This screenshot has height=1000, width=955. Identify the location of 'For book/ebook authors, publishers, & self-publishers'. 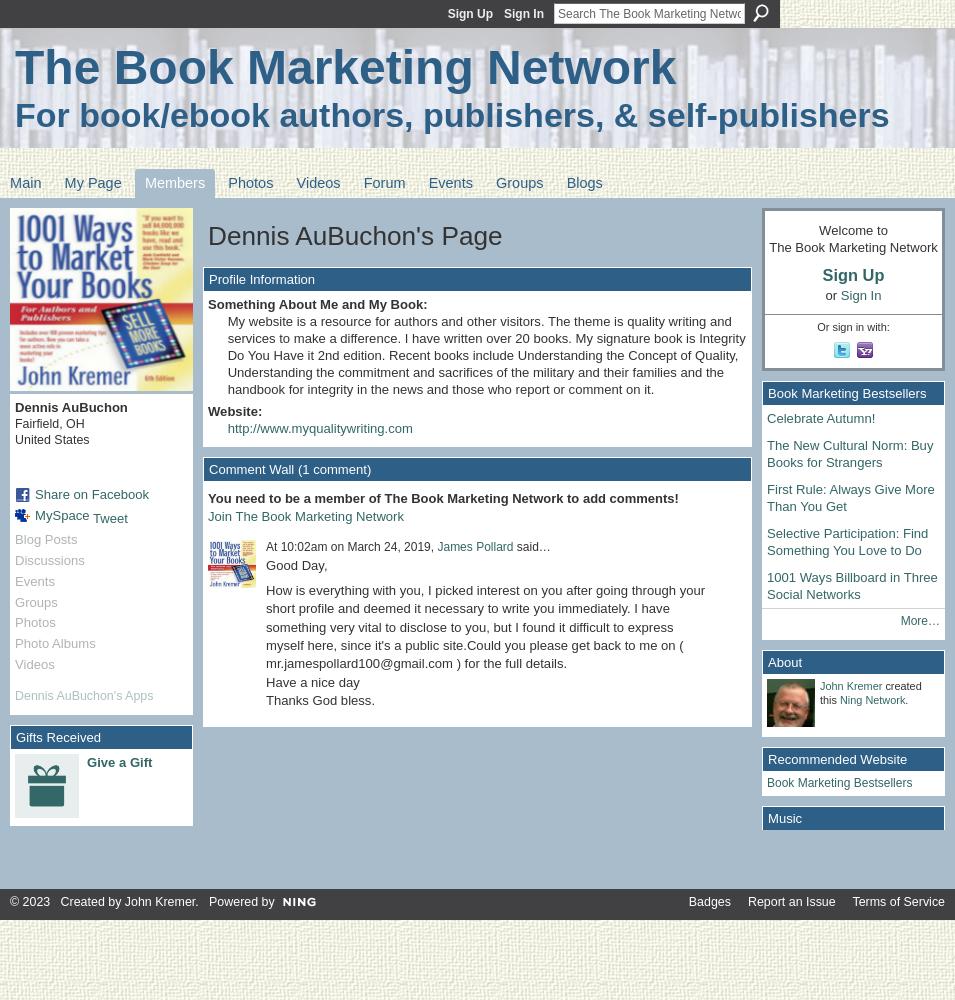
(451, 113).